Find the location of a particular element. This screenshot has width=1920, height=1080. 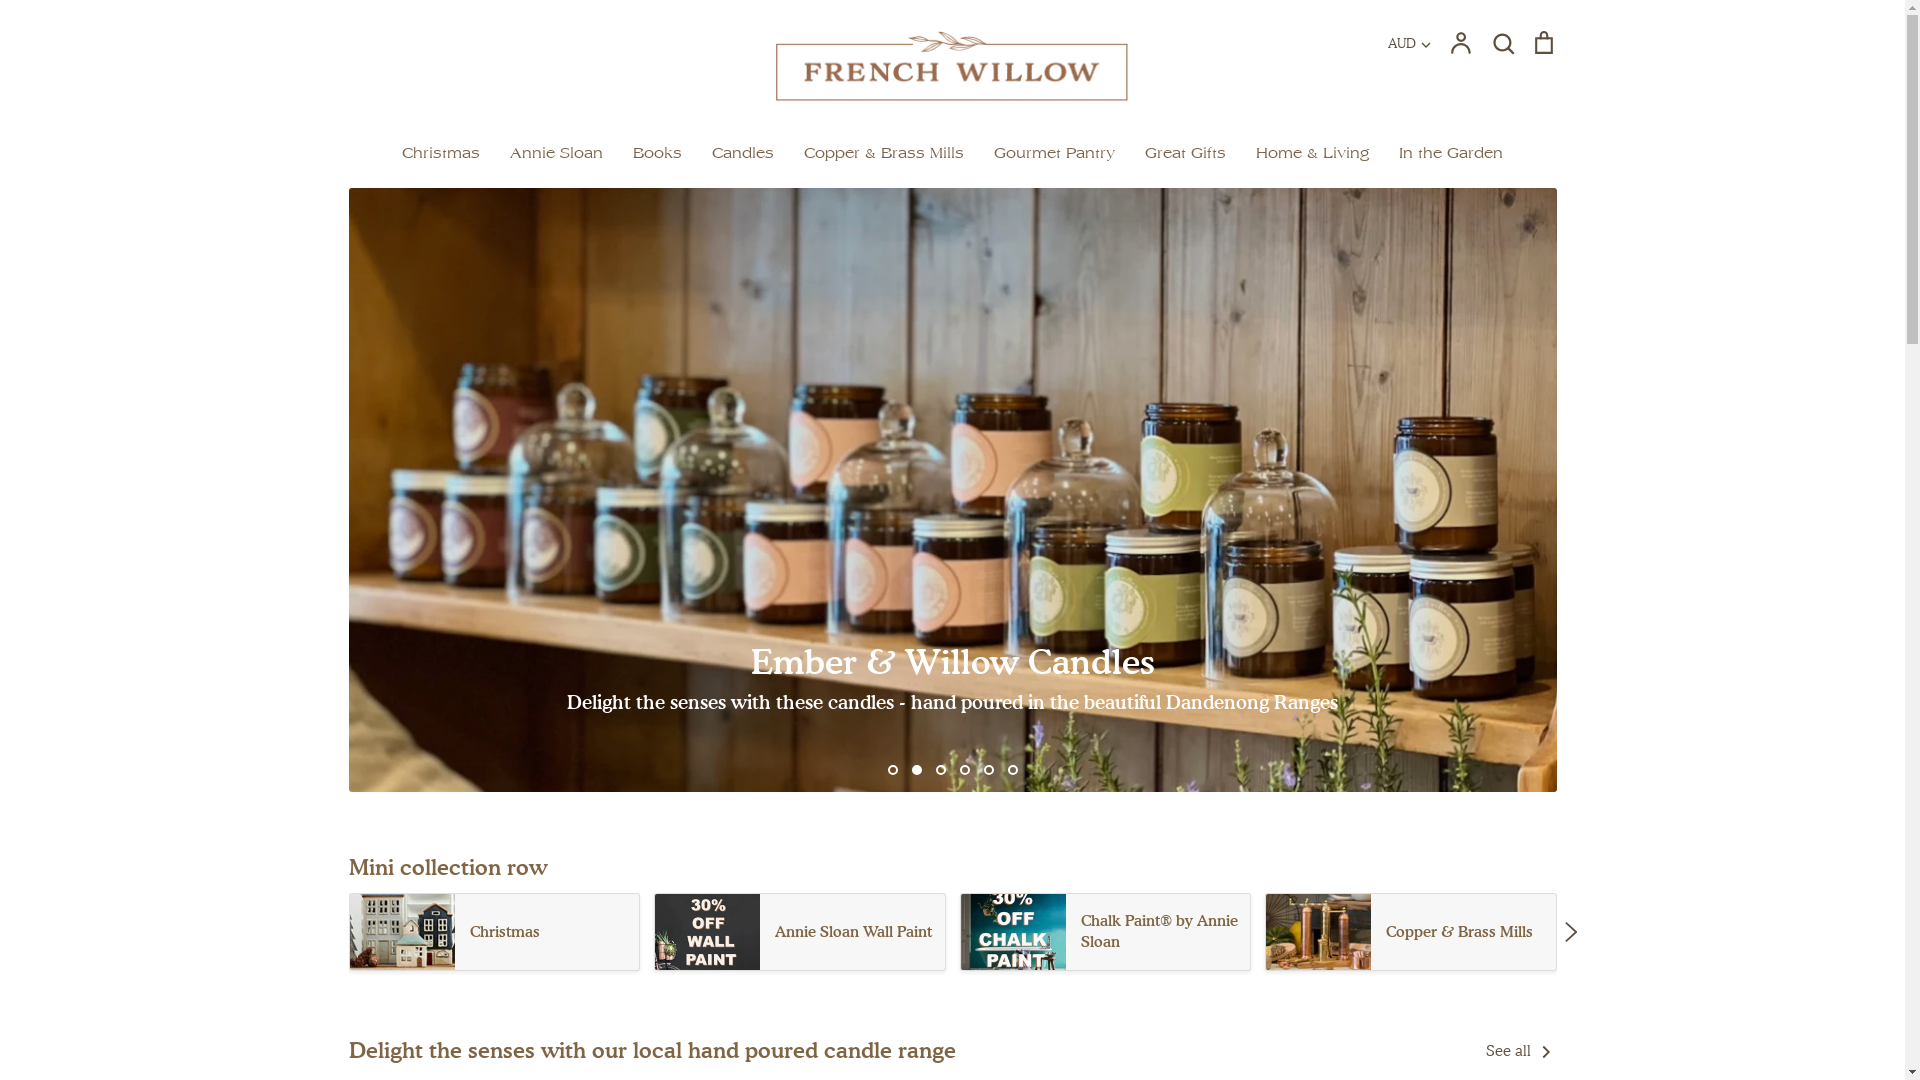

'Christmas' is located at coordinates (494, 932).